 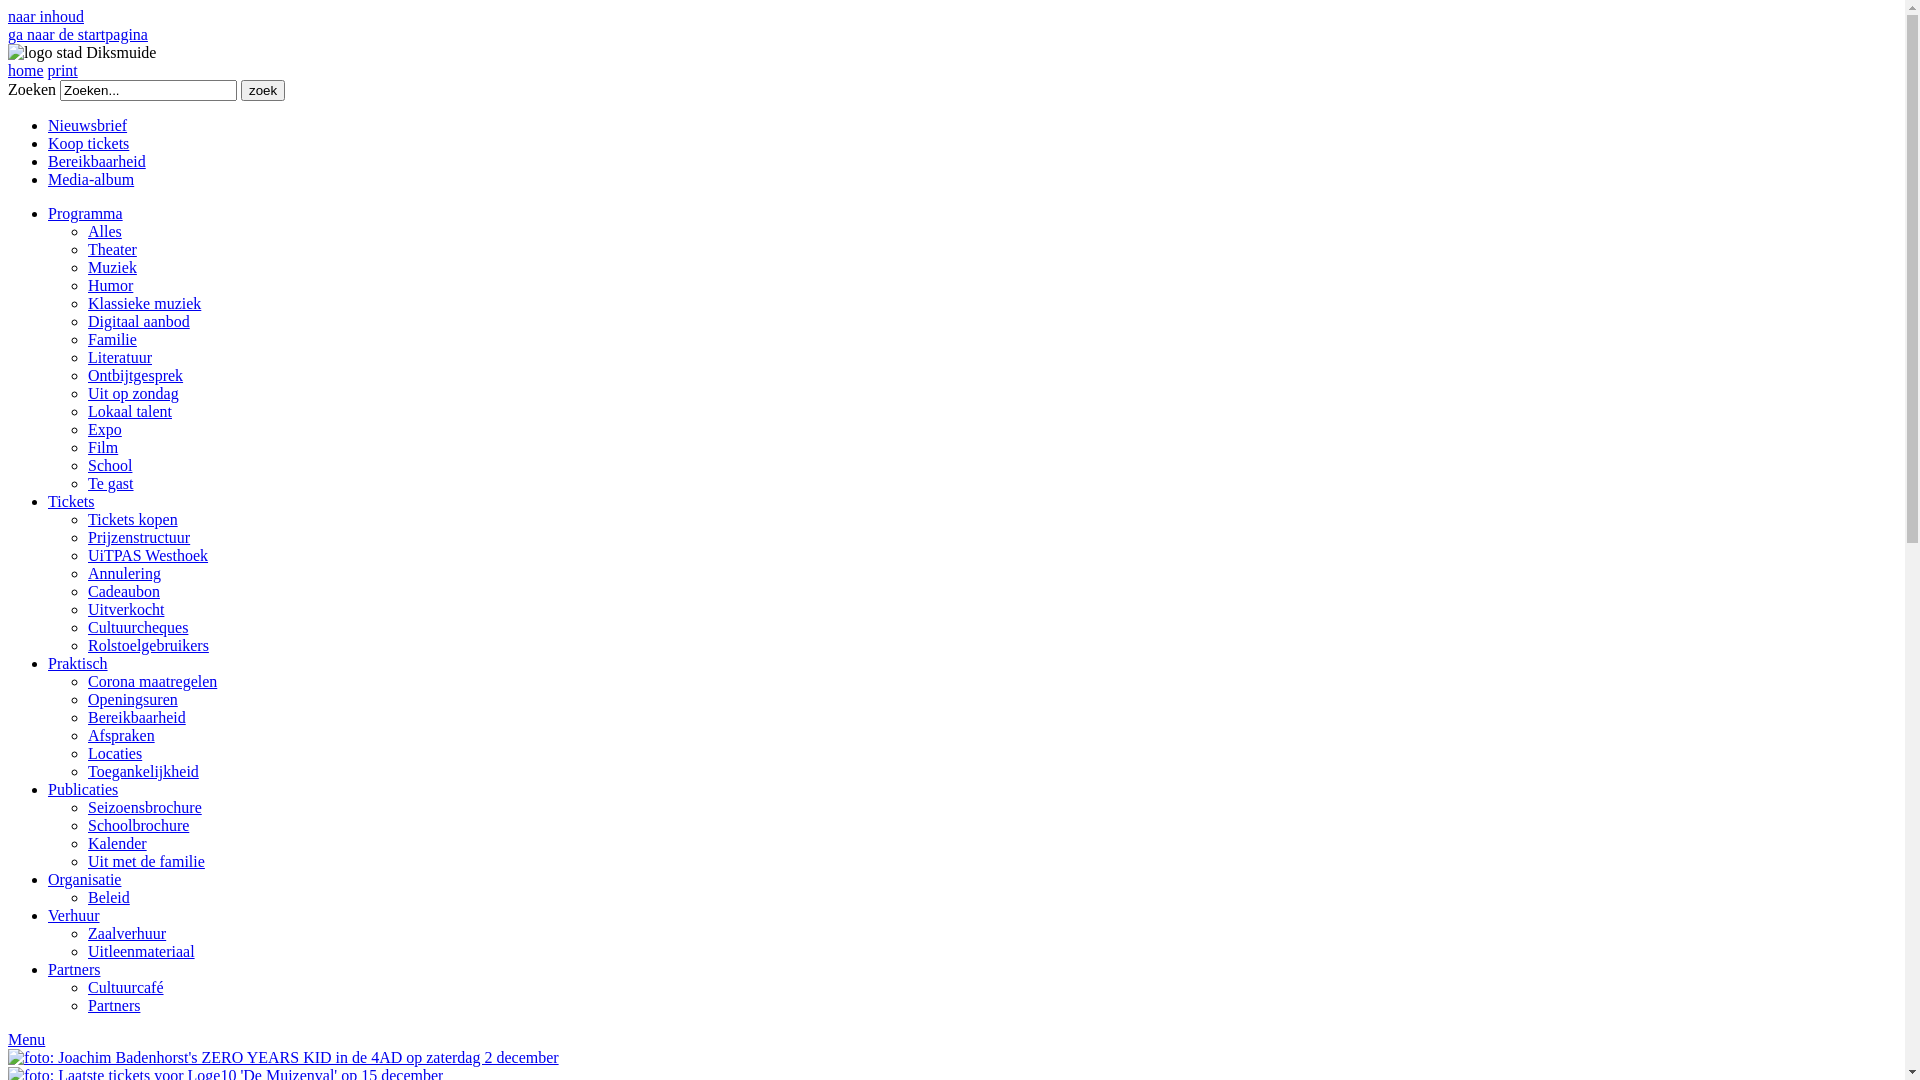 What do you see at coordinates (108, 896) in the screenshot?
I see `'Beleid'` at bounding box center [108, 896].